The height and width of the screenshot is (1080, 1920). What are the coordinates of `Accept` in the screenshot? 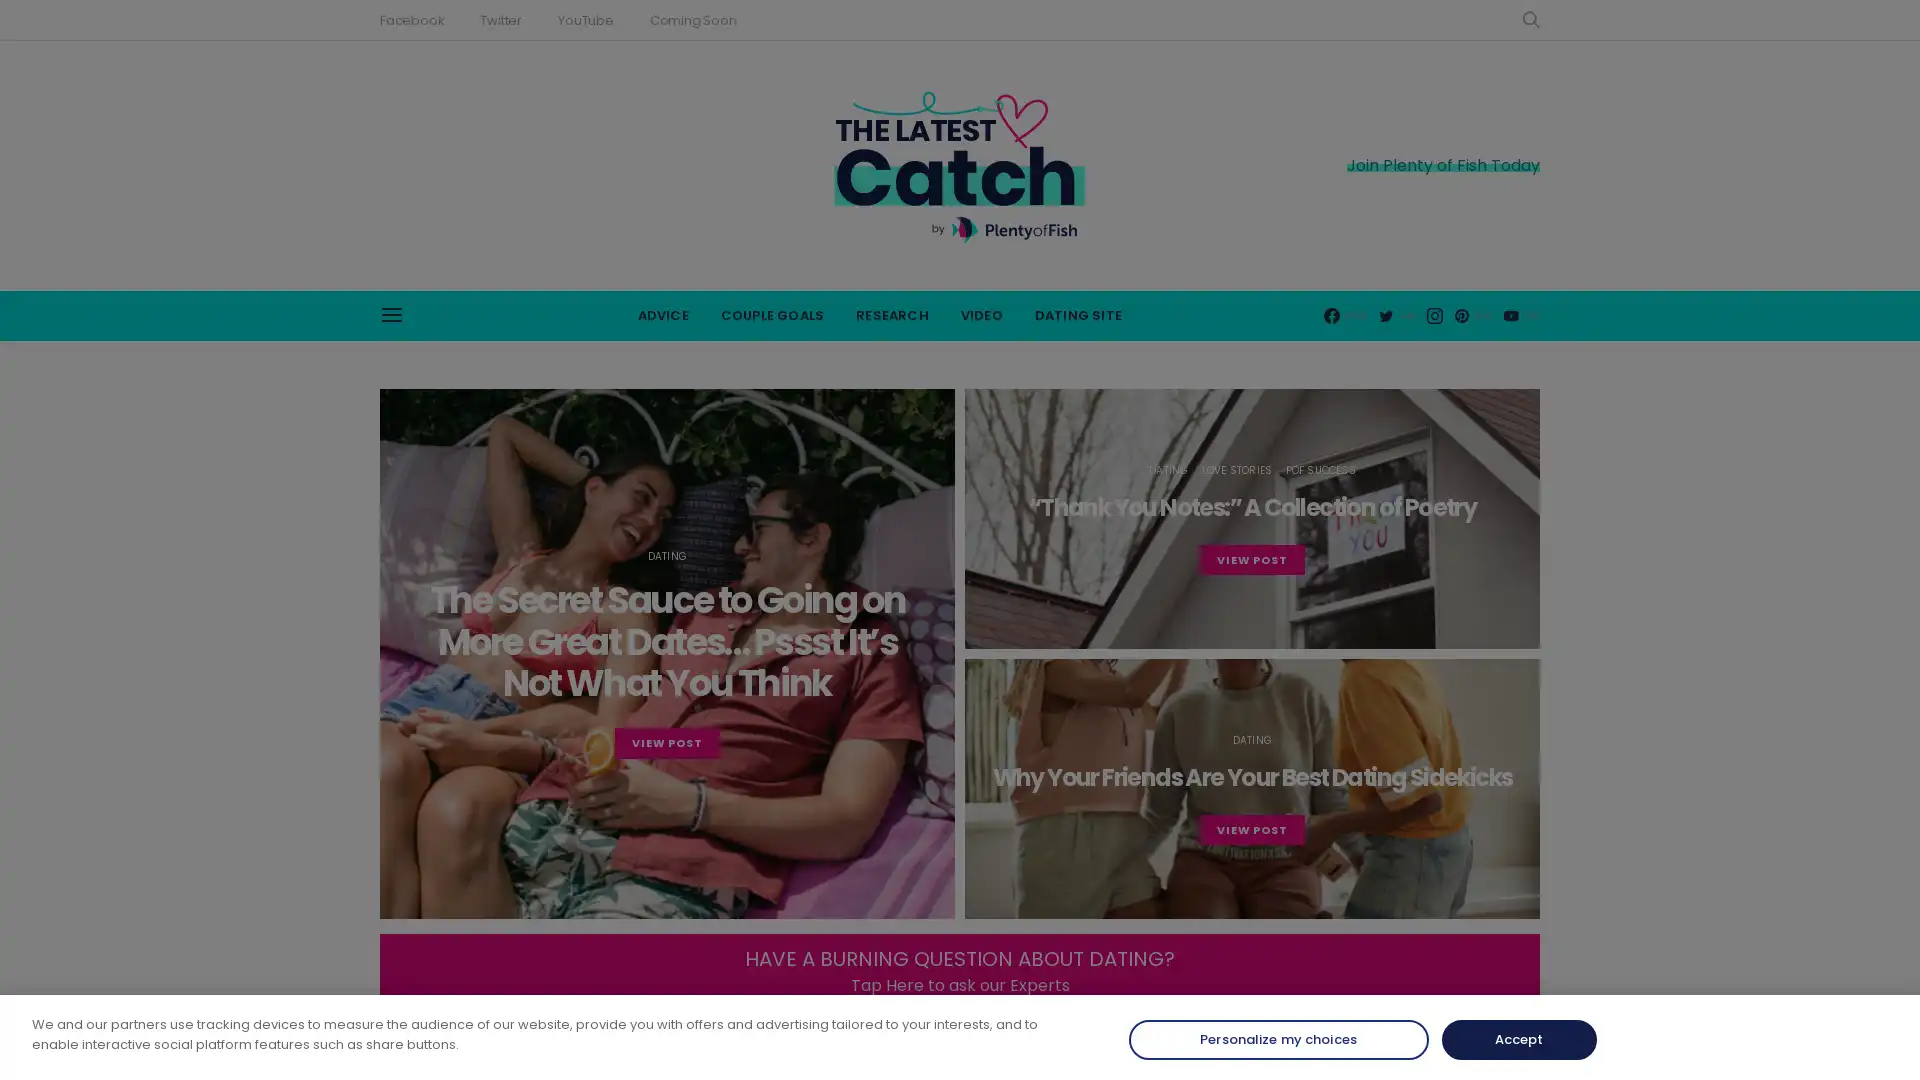 It's located at (1518, 1039).